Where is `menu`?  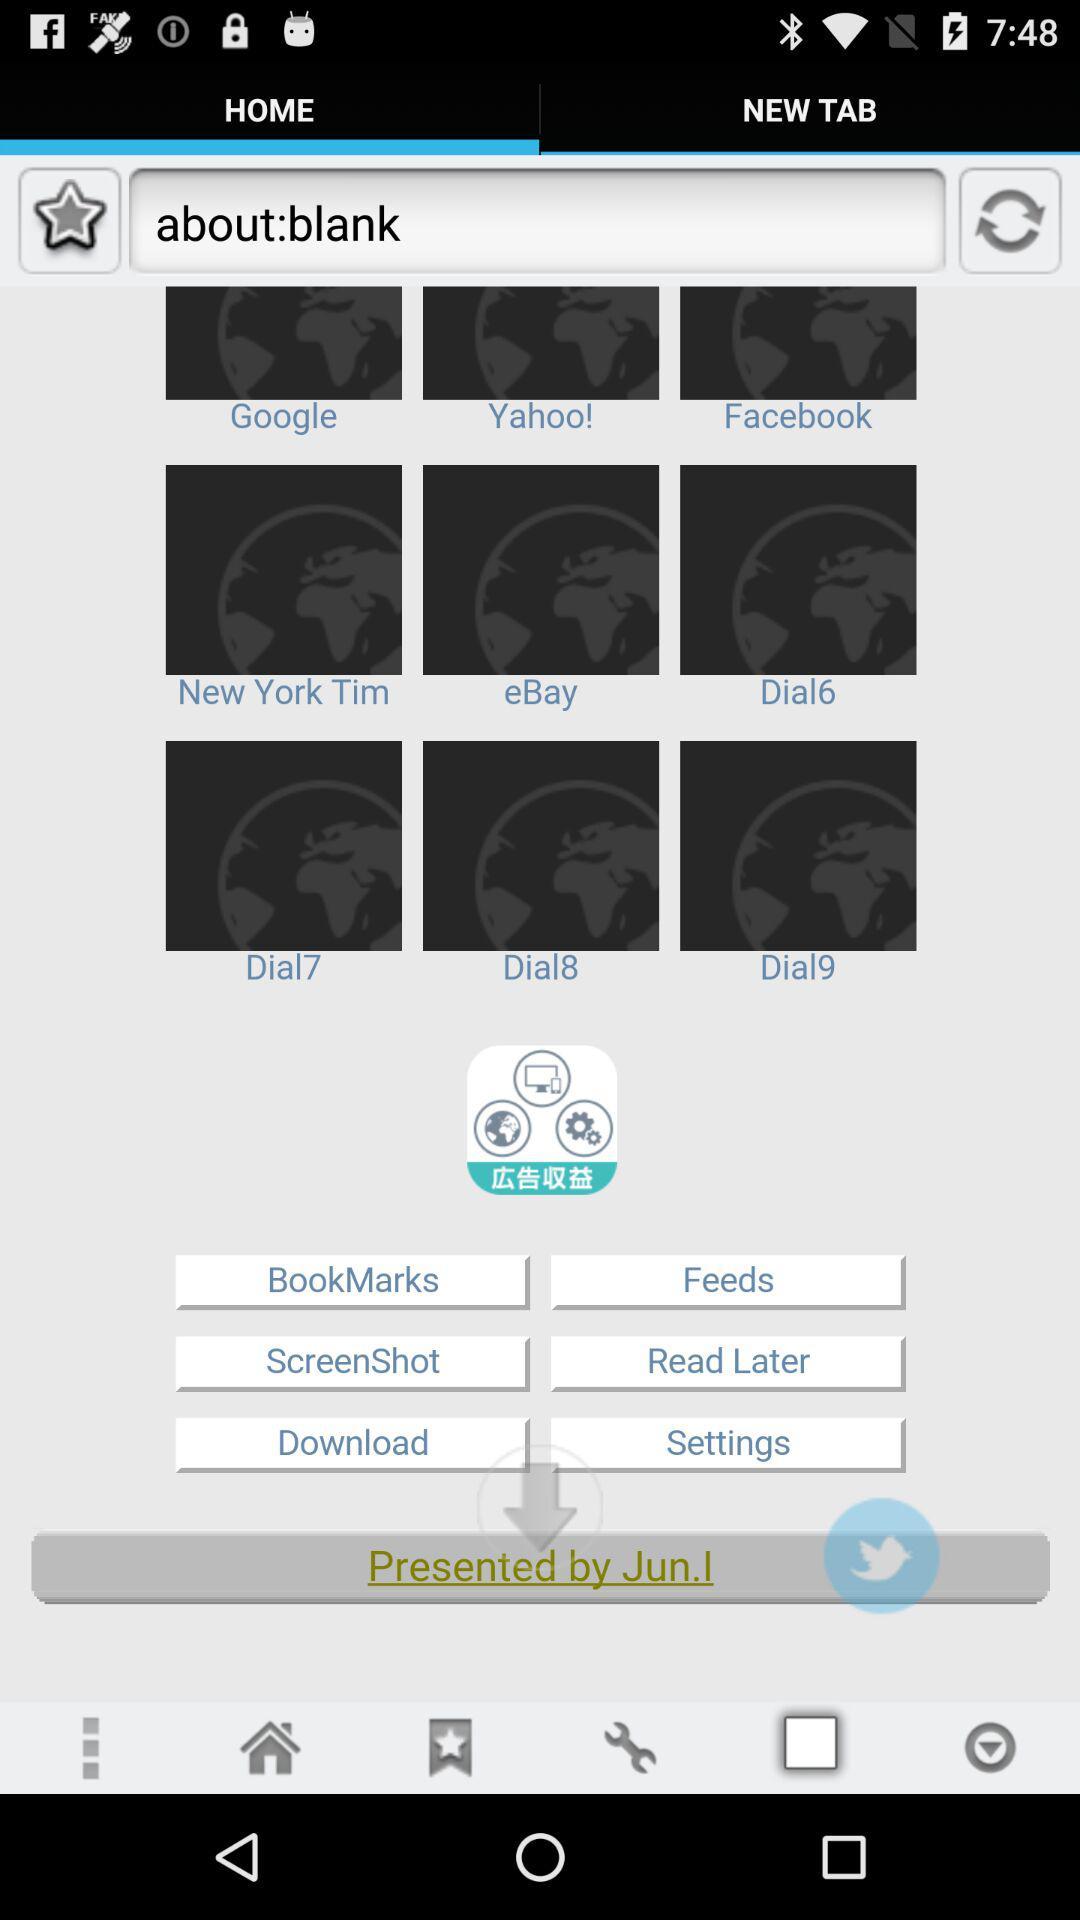 menu is located at coordinates (810, 1746).